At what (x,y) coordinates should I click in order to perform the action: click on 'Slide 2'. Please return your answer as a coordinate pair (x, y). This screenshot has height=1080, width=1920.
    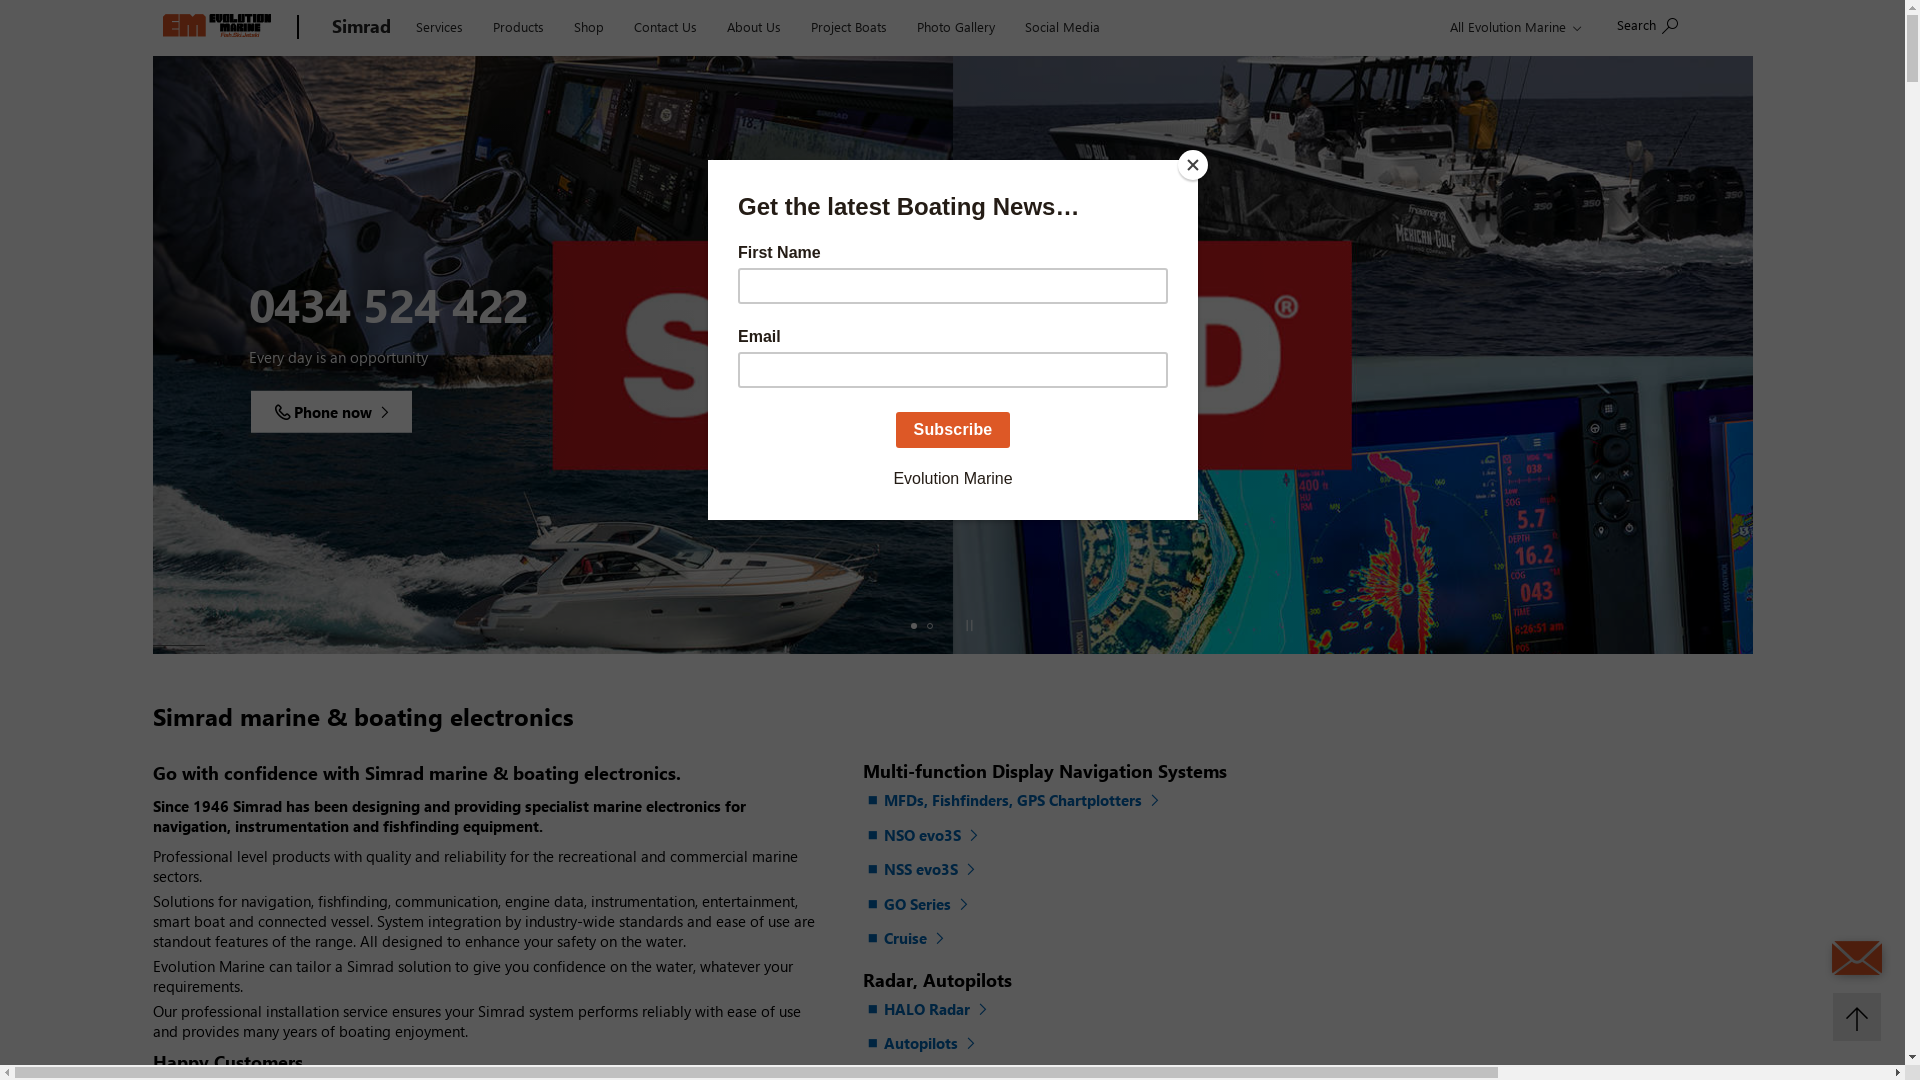
    Looking at the image, I should click on (929, 624).